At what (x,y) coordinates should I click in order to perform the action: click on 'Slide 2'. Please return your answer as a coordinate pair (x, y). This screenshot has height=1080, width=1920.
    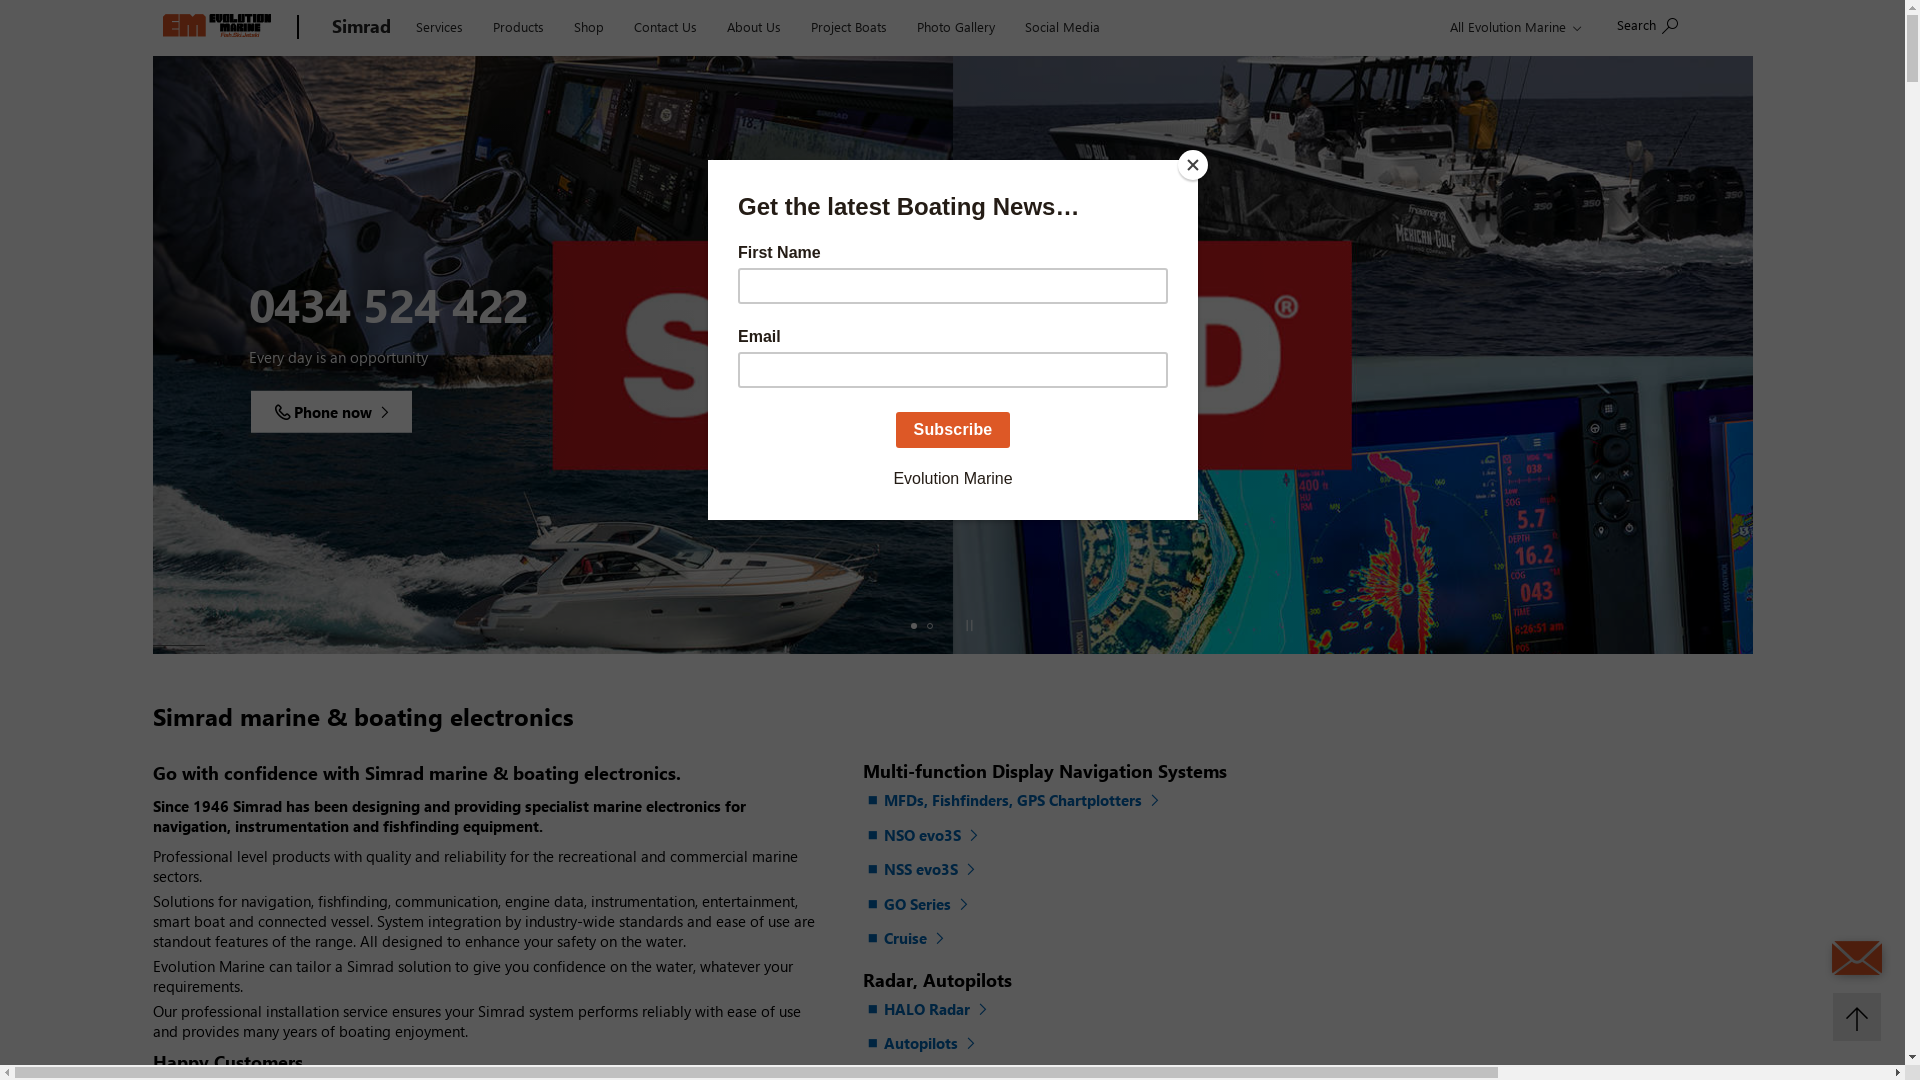
    Looking at the image, I should click on (929, 624).